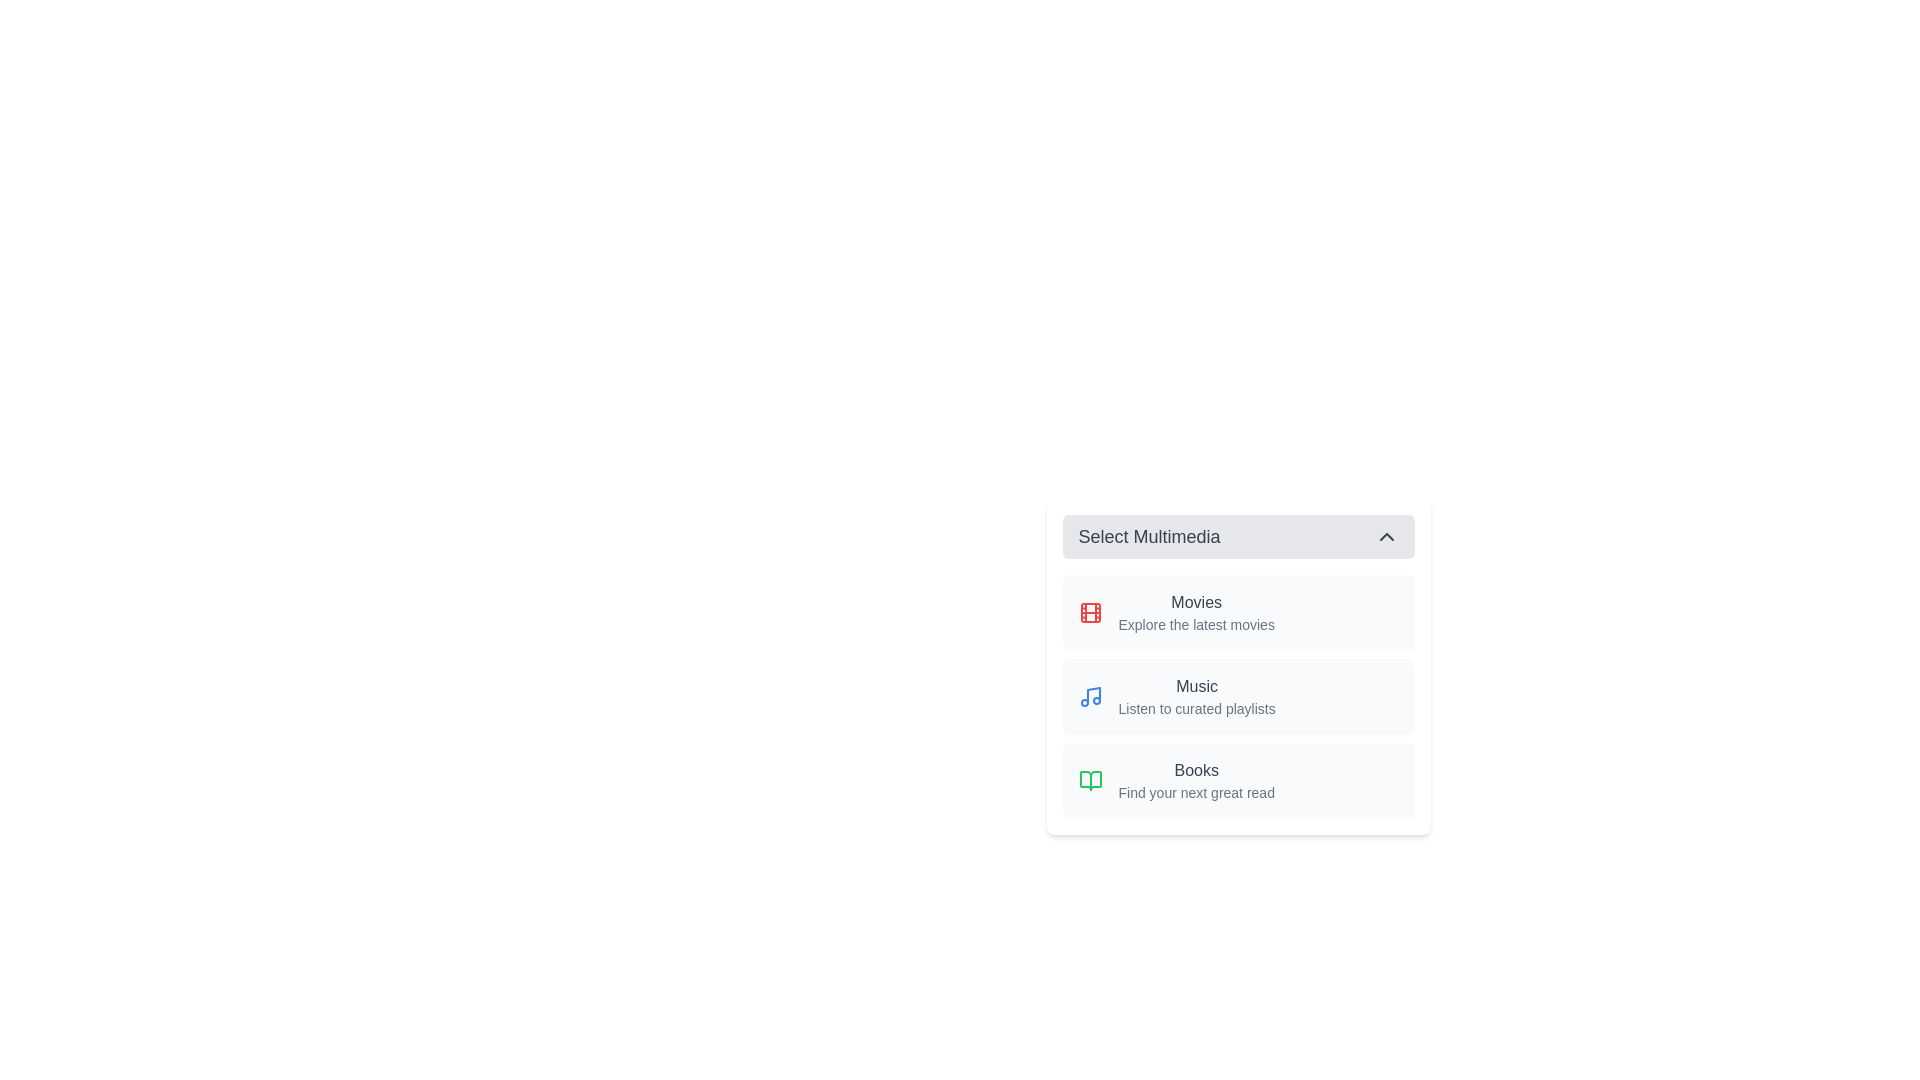 Image resolution: width=1920 pixels, height=1080 pixels. Describe the element at coordinates (1196, 623) in the screenshot. I see `the Static Text Description located beneath the 'Movies' title in the 'Select Multimedia' section` at that location.